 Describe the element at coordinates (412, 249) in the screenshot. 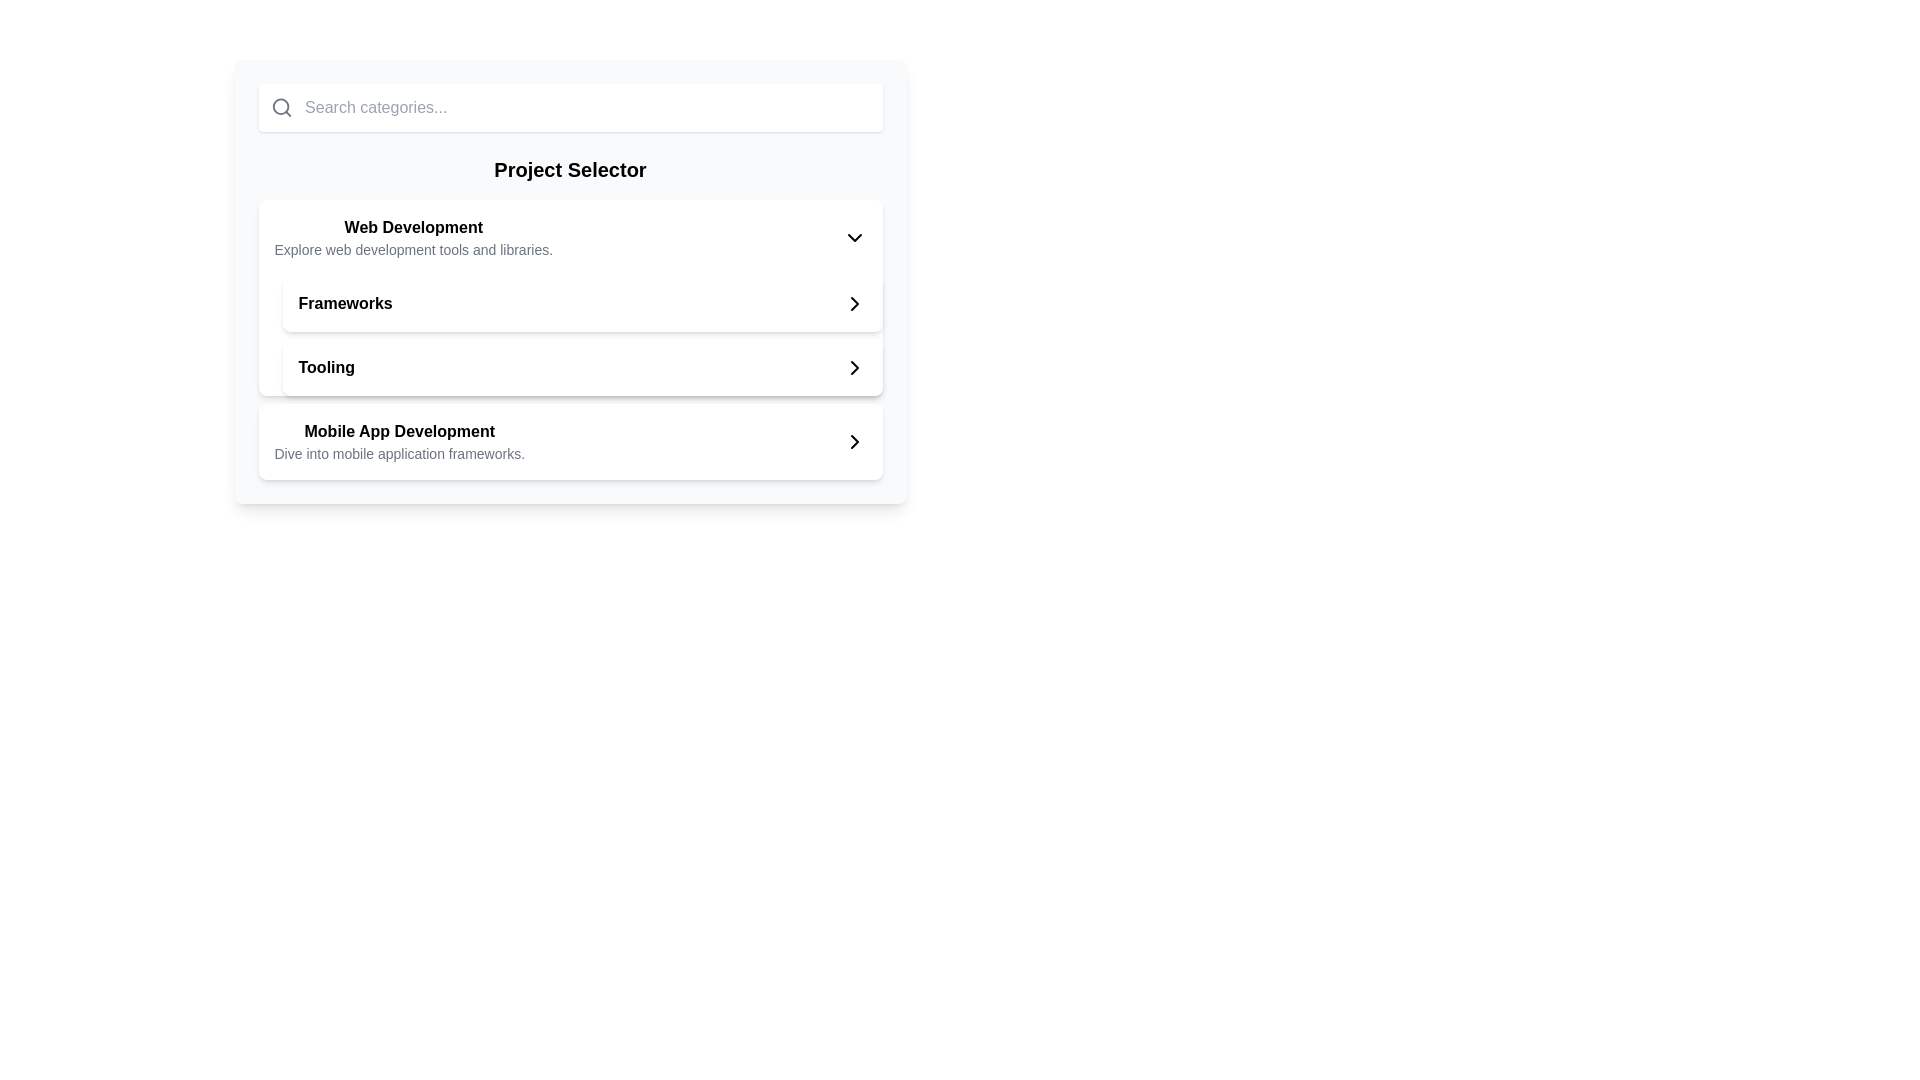

I see `the descriptive text element that provides contextual information for the 'Web Development' section, located below the 'Web Development' heading` at that location.